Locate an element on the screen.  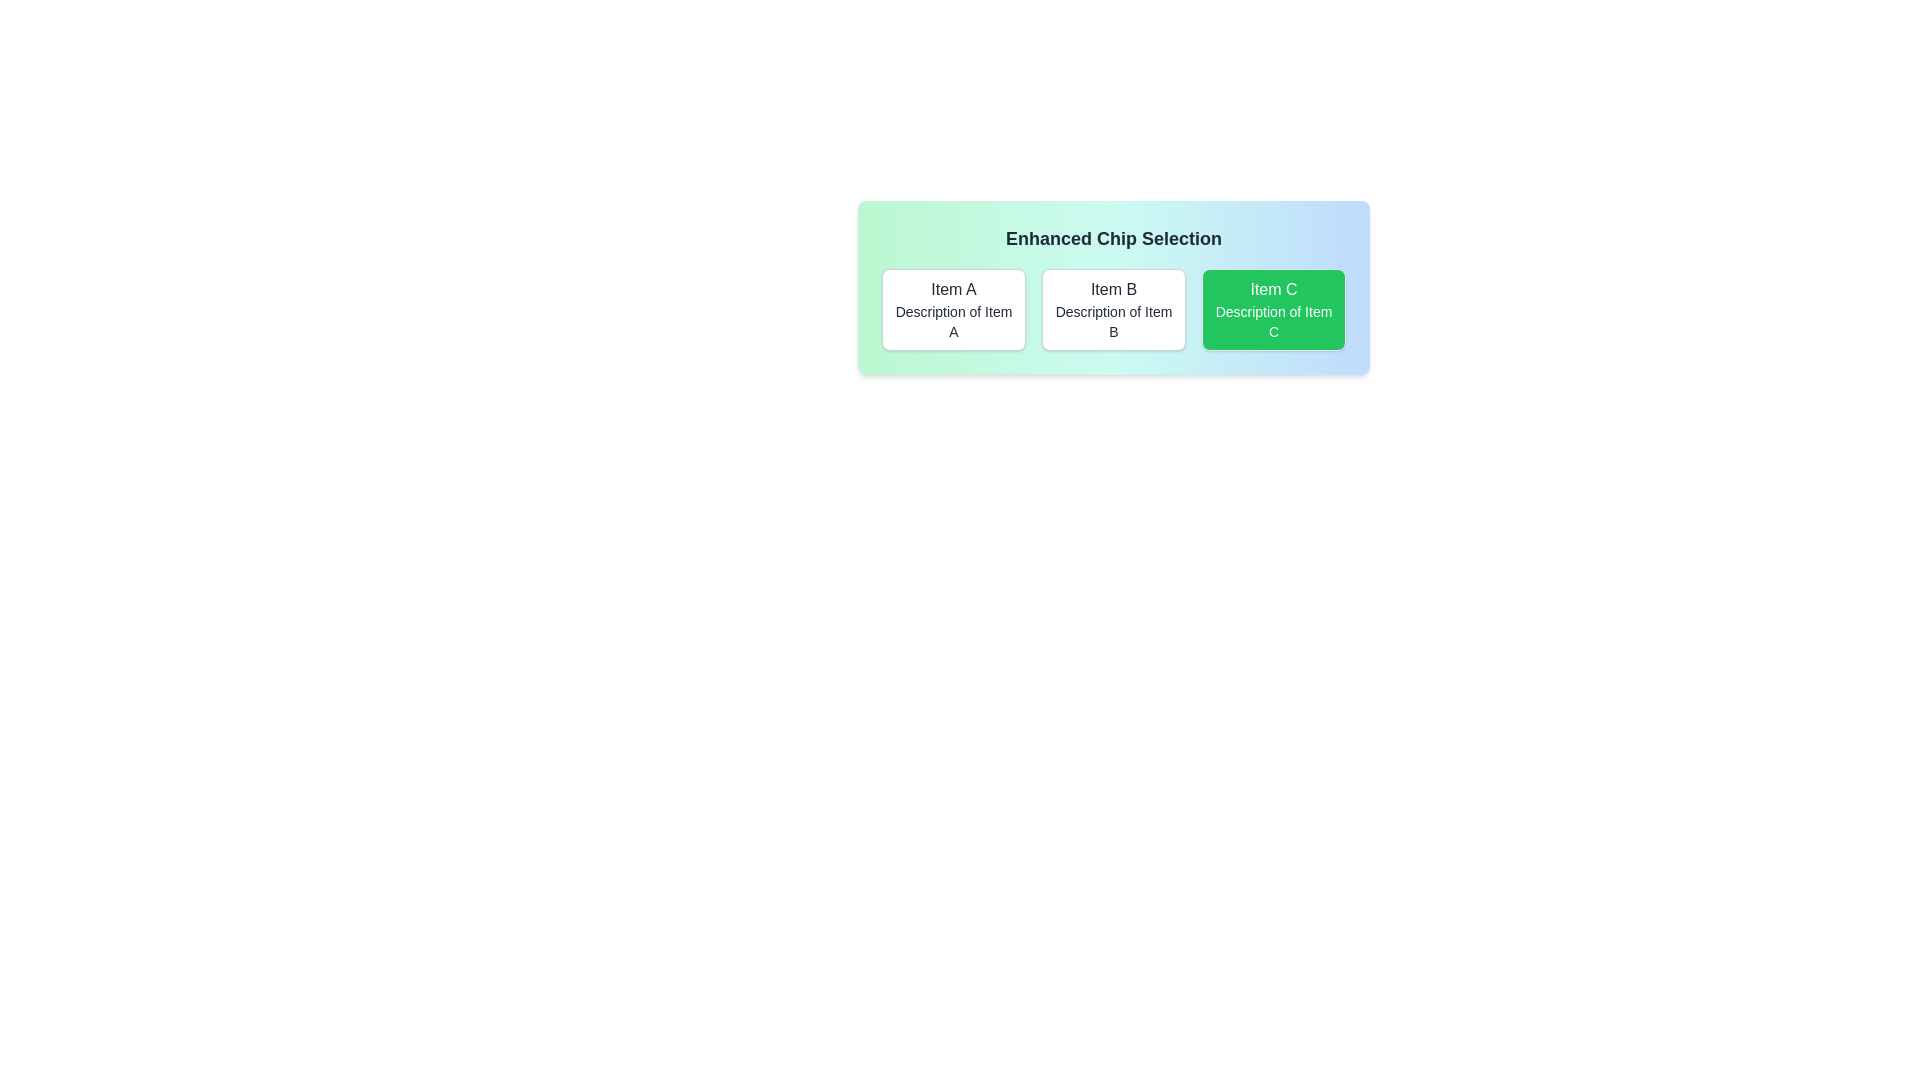
the item Item B by clicking on its button is located at coordinates (1112, 309).